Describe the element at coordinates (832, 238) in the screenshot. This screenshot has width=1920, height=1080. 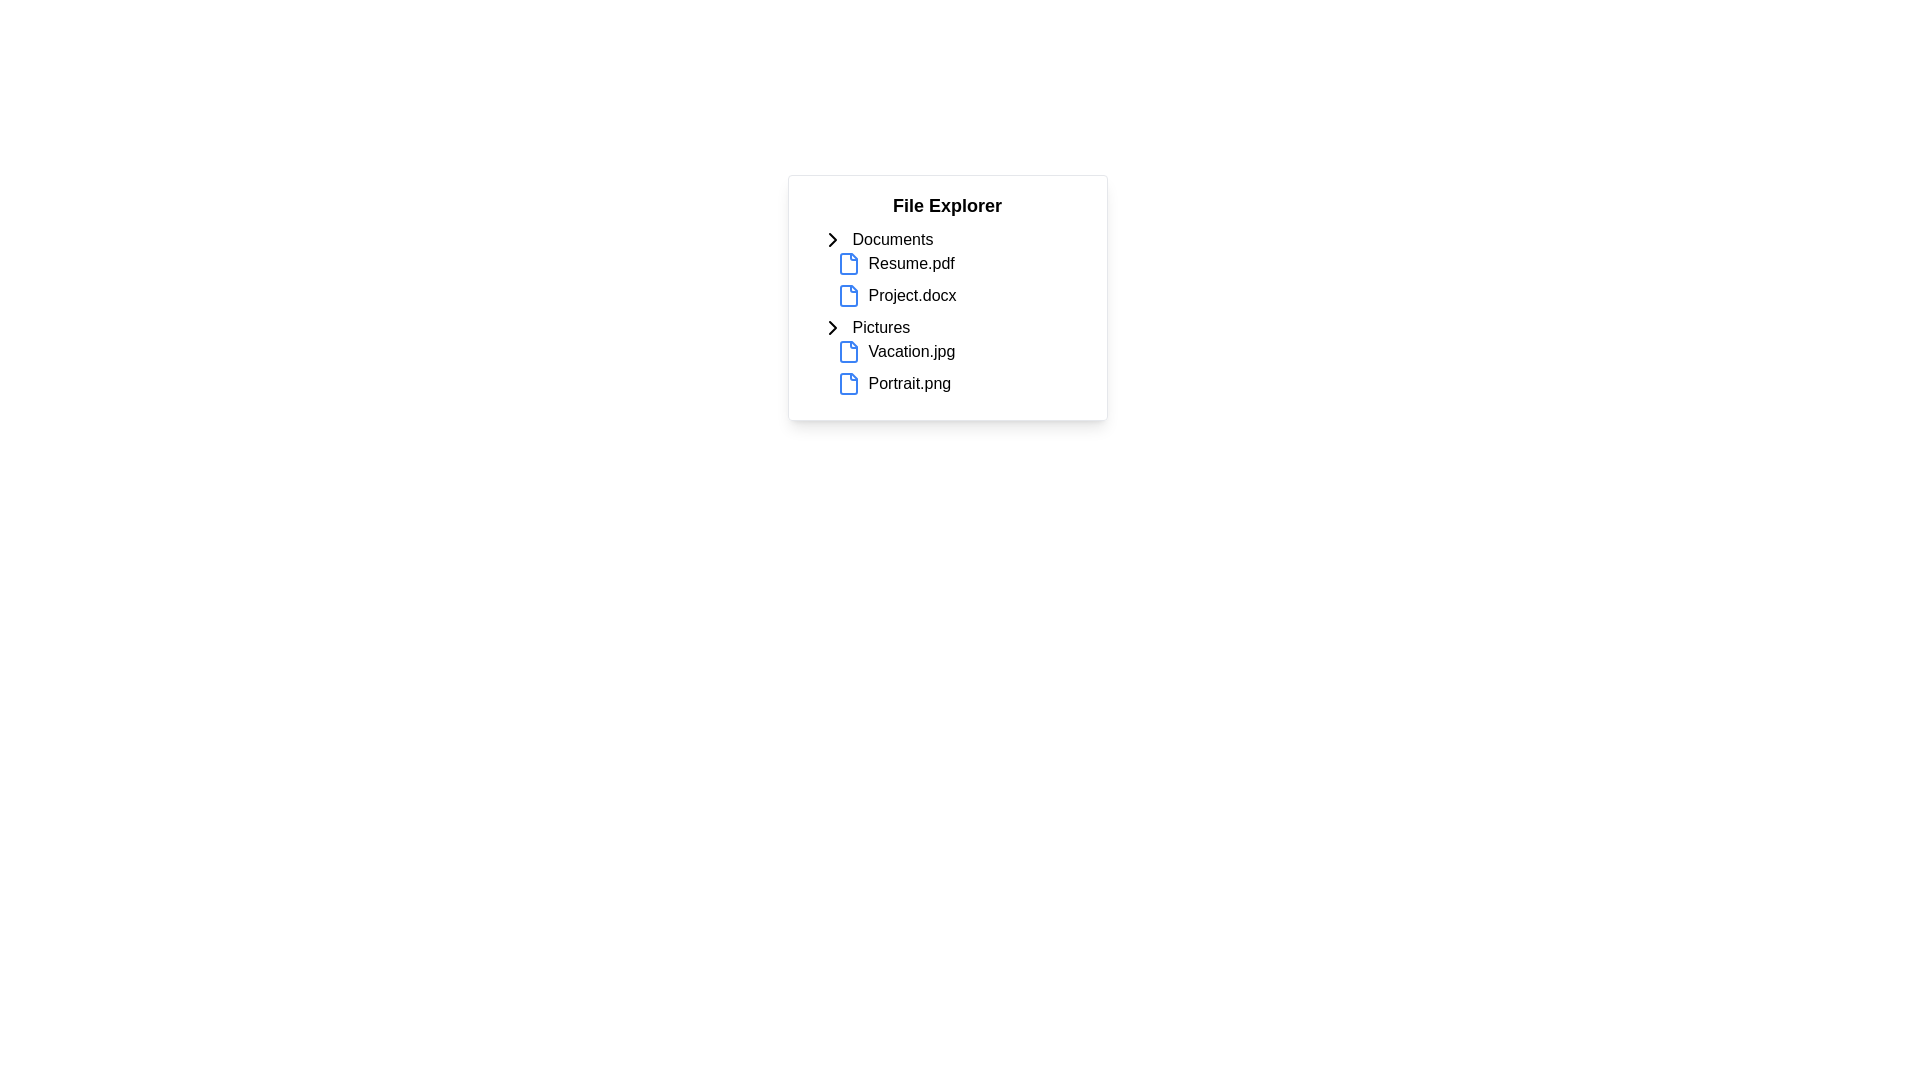
I see `the toggle button icon located to the left of the 'Documents' label in the file explorer widget` at that location.